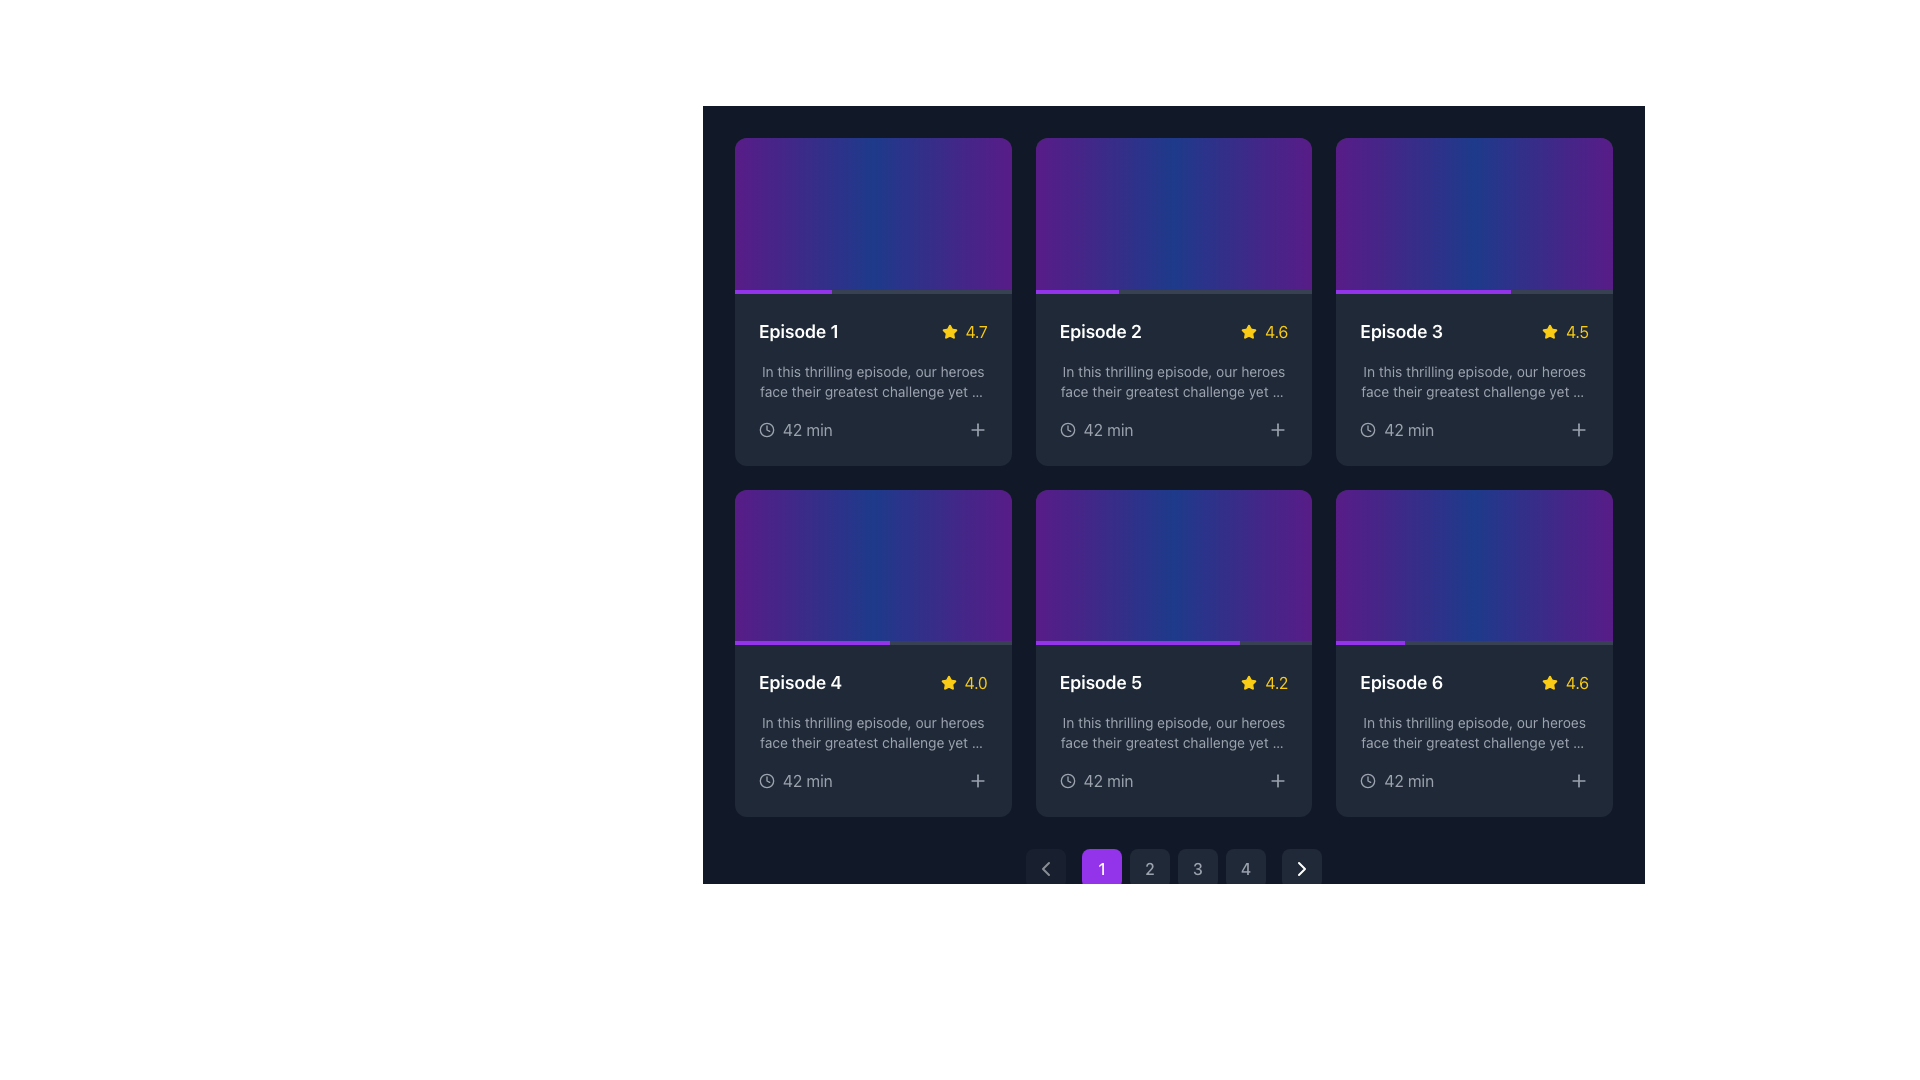 This screenshot has width=1920, height=1080. I want to click on the star icon representing the rating of '4.5' in the third card of the top row, so click(1549, 330).